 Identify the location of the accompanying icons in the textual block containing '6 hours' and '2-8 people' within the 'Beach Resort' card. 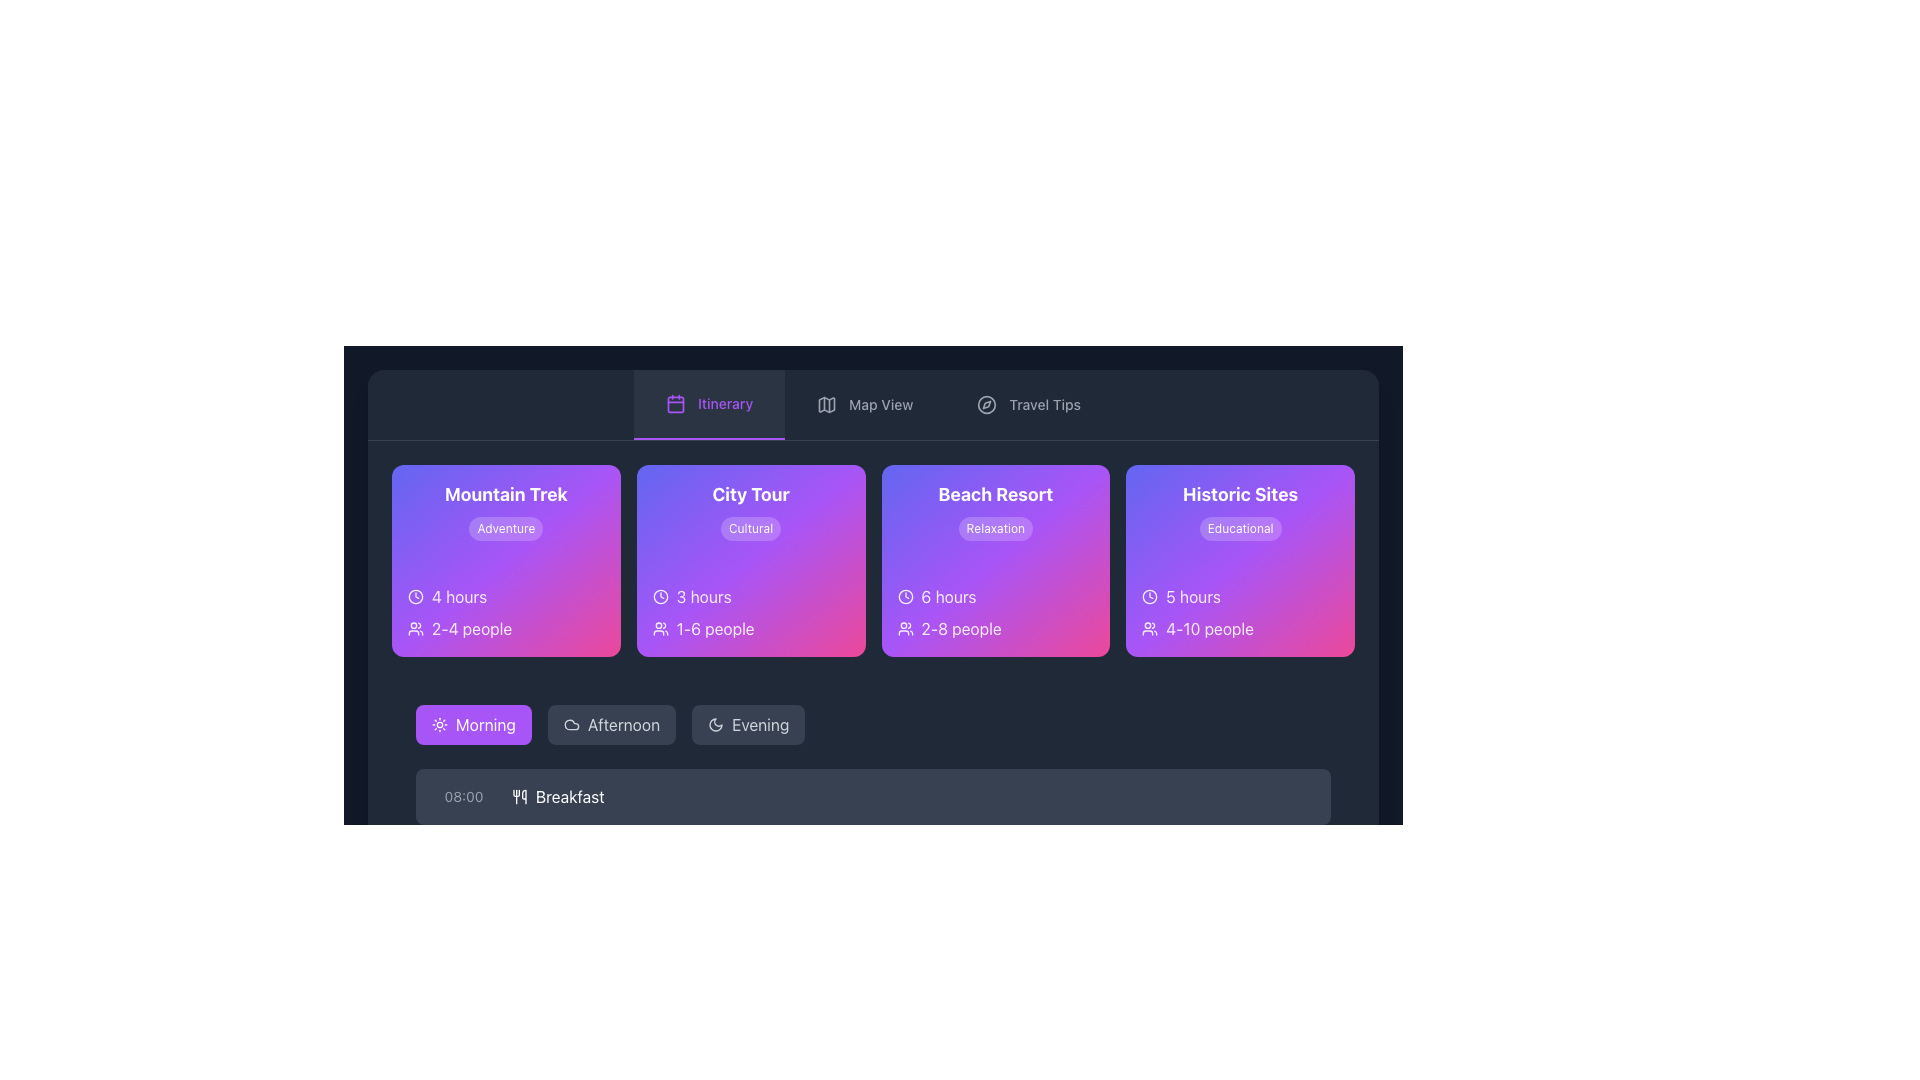
(995, 612).